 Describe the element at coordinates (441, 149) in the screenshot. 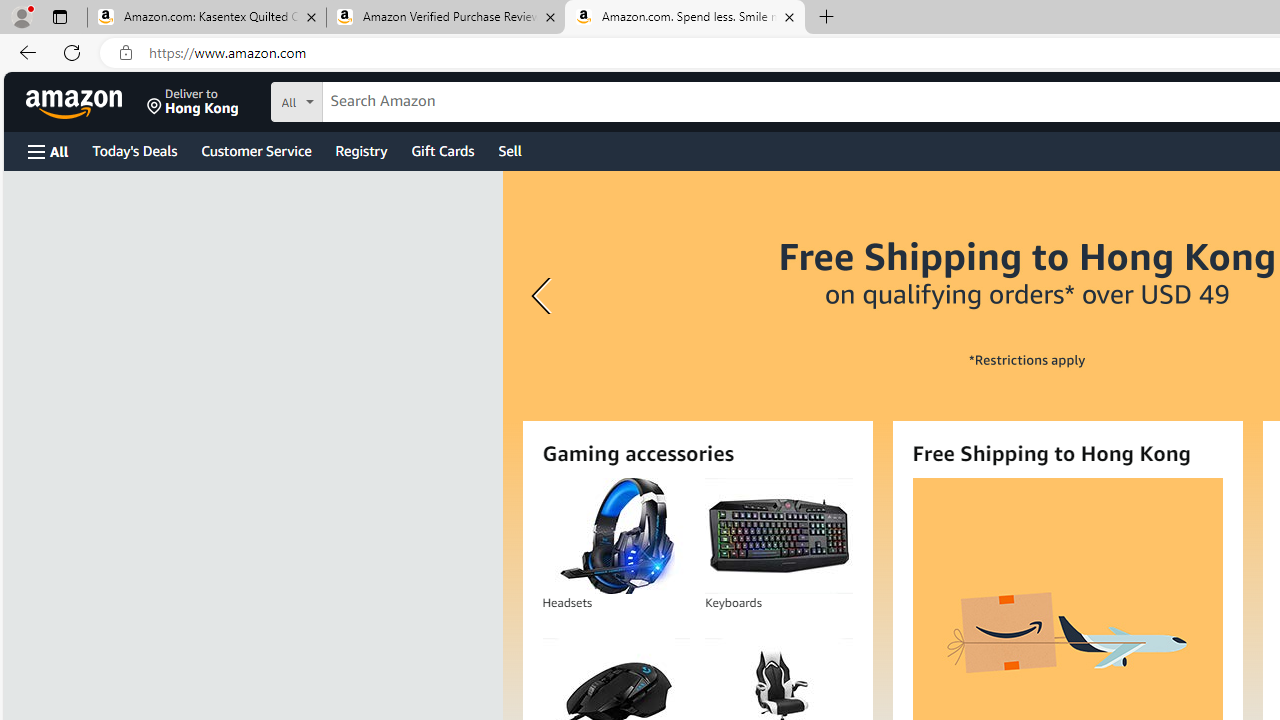

I see `'Gift Cards'` at that location.